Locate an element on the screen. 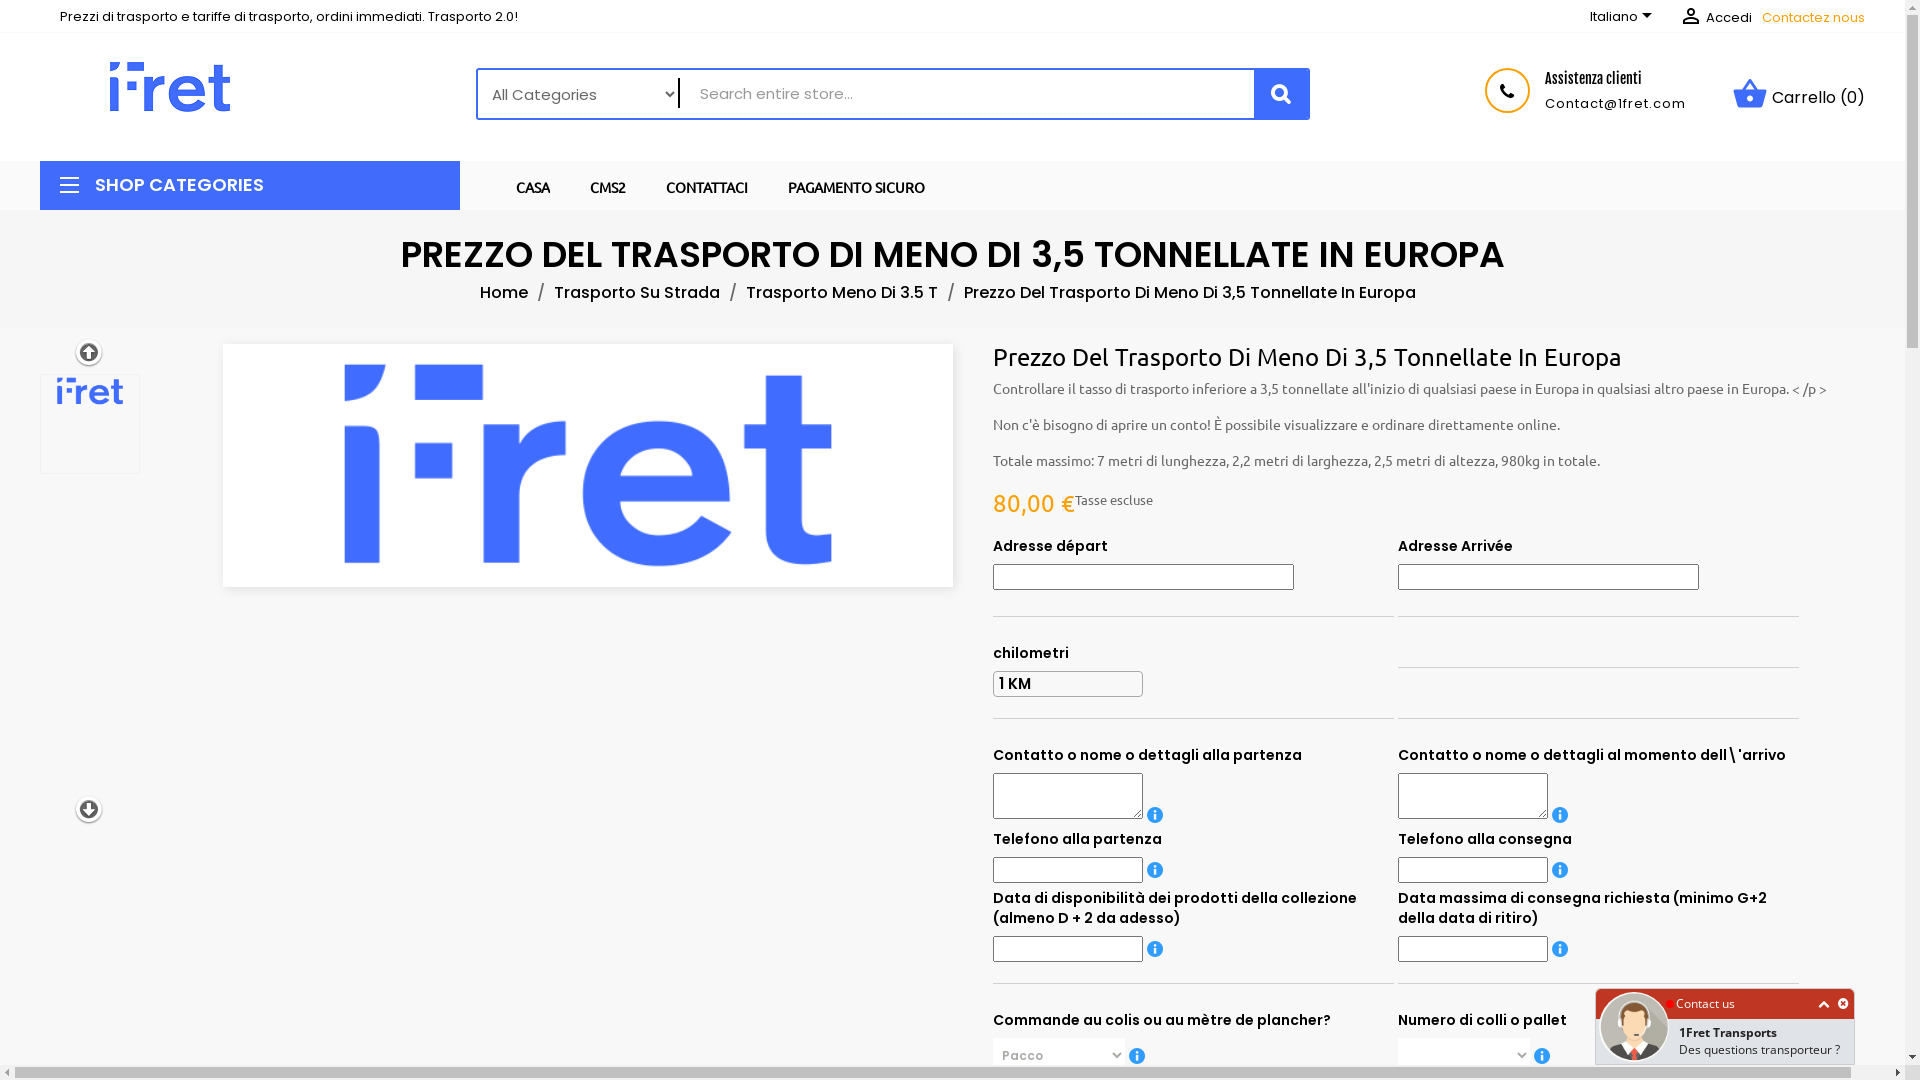 The height and width of the screenshot is (1080, 1920). 'Trasporto Su Strada' is located at coordinates (553, 292).